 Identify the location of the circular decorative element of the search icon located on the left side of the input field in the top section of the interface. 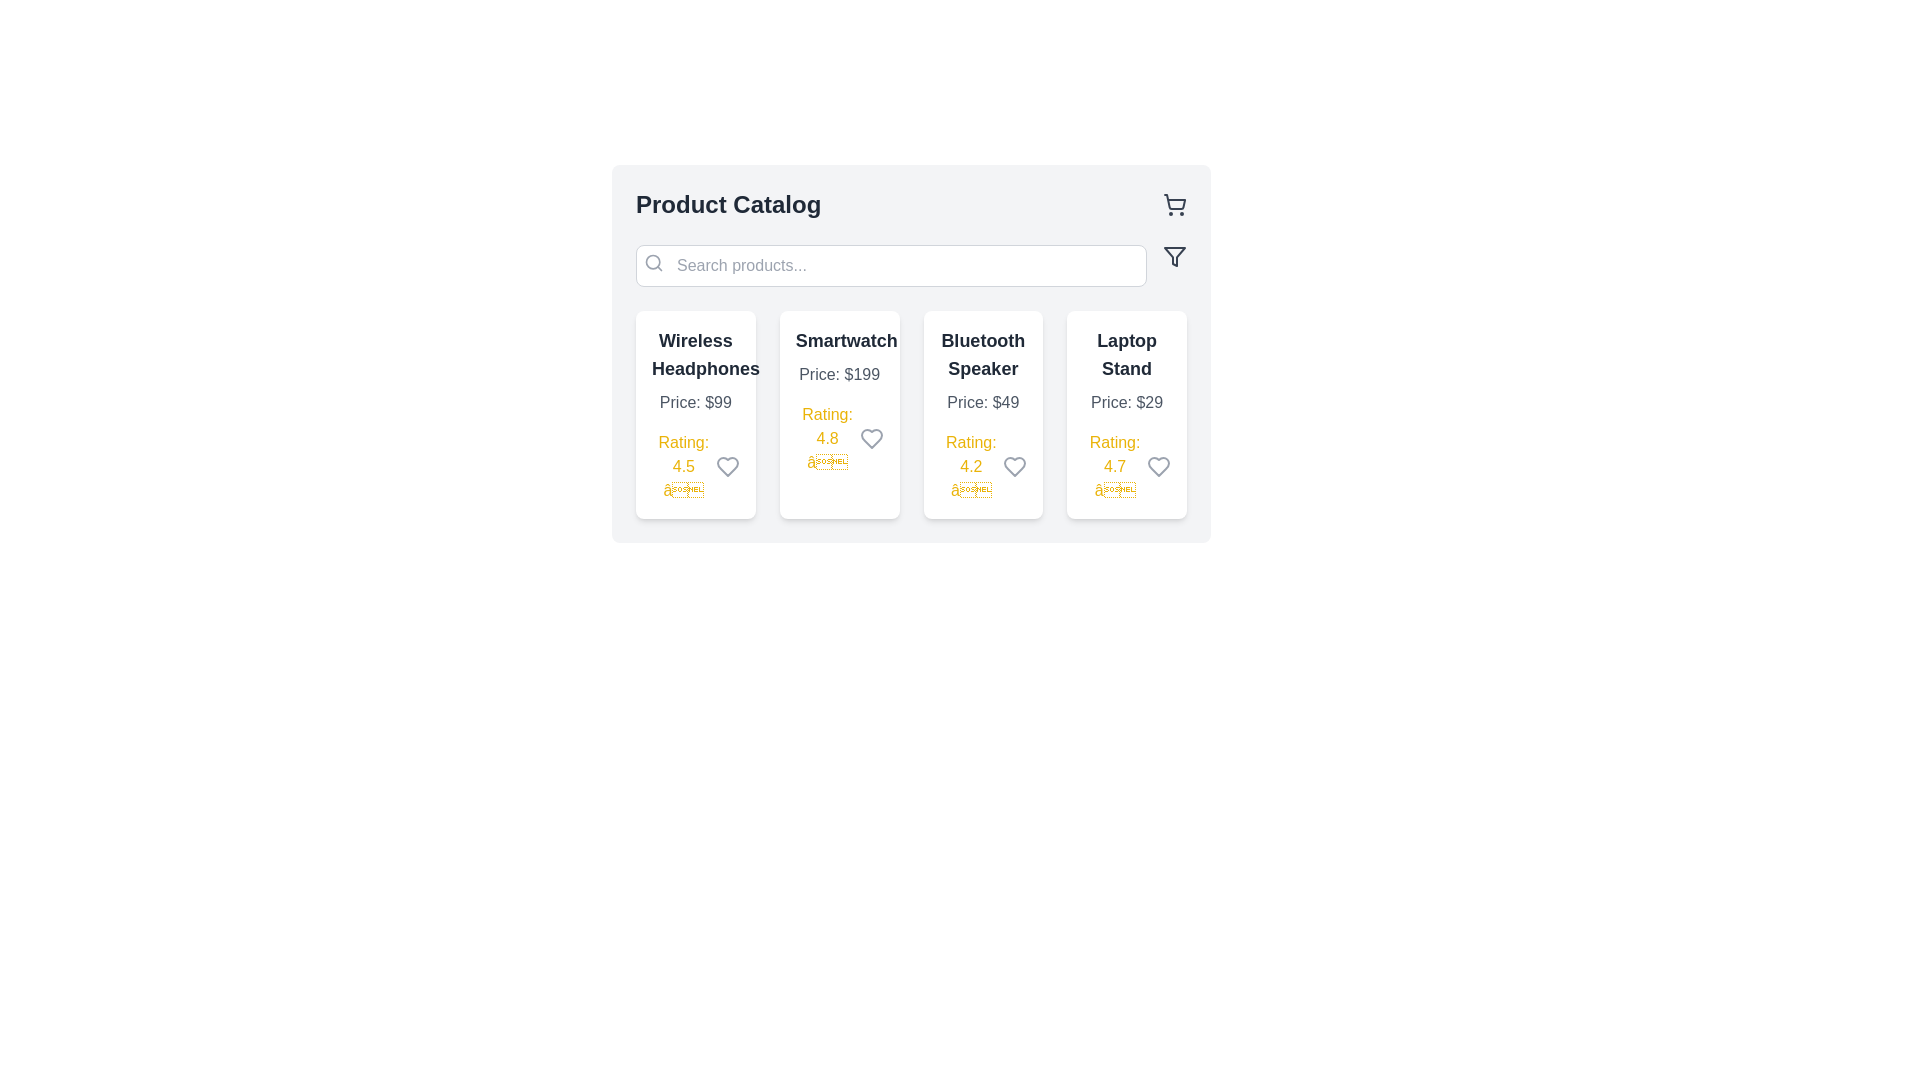
(653, 261).